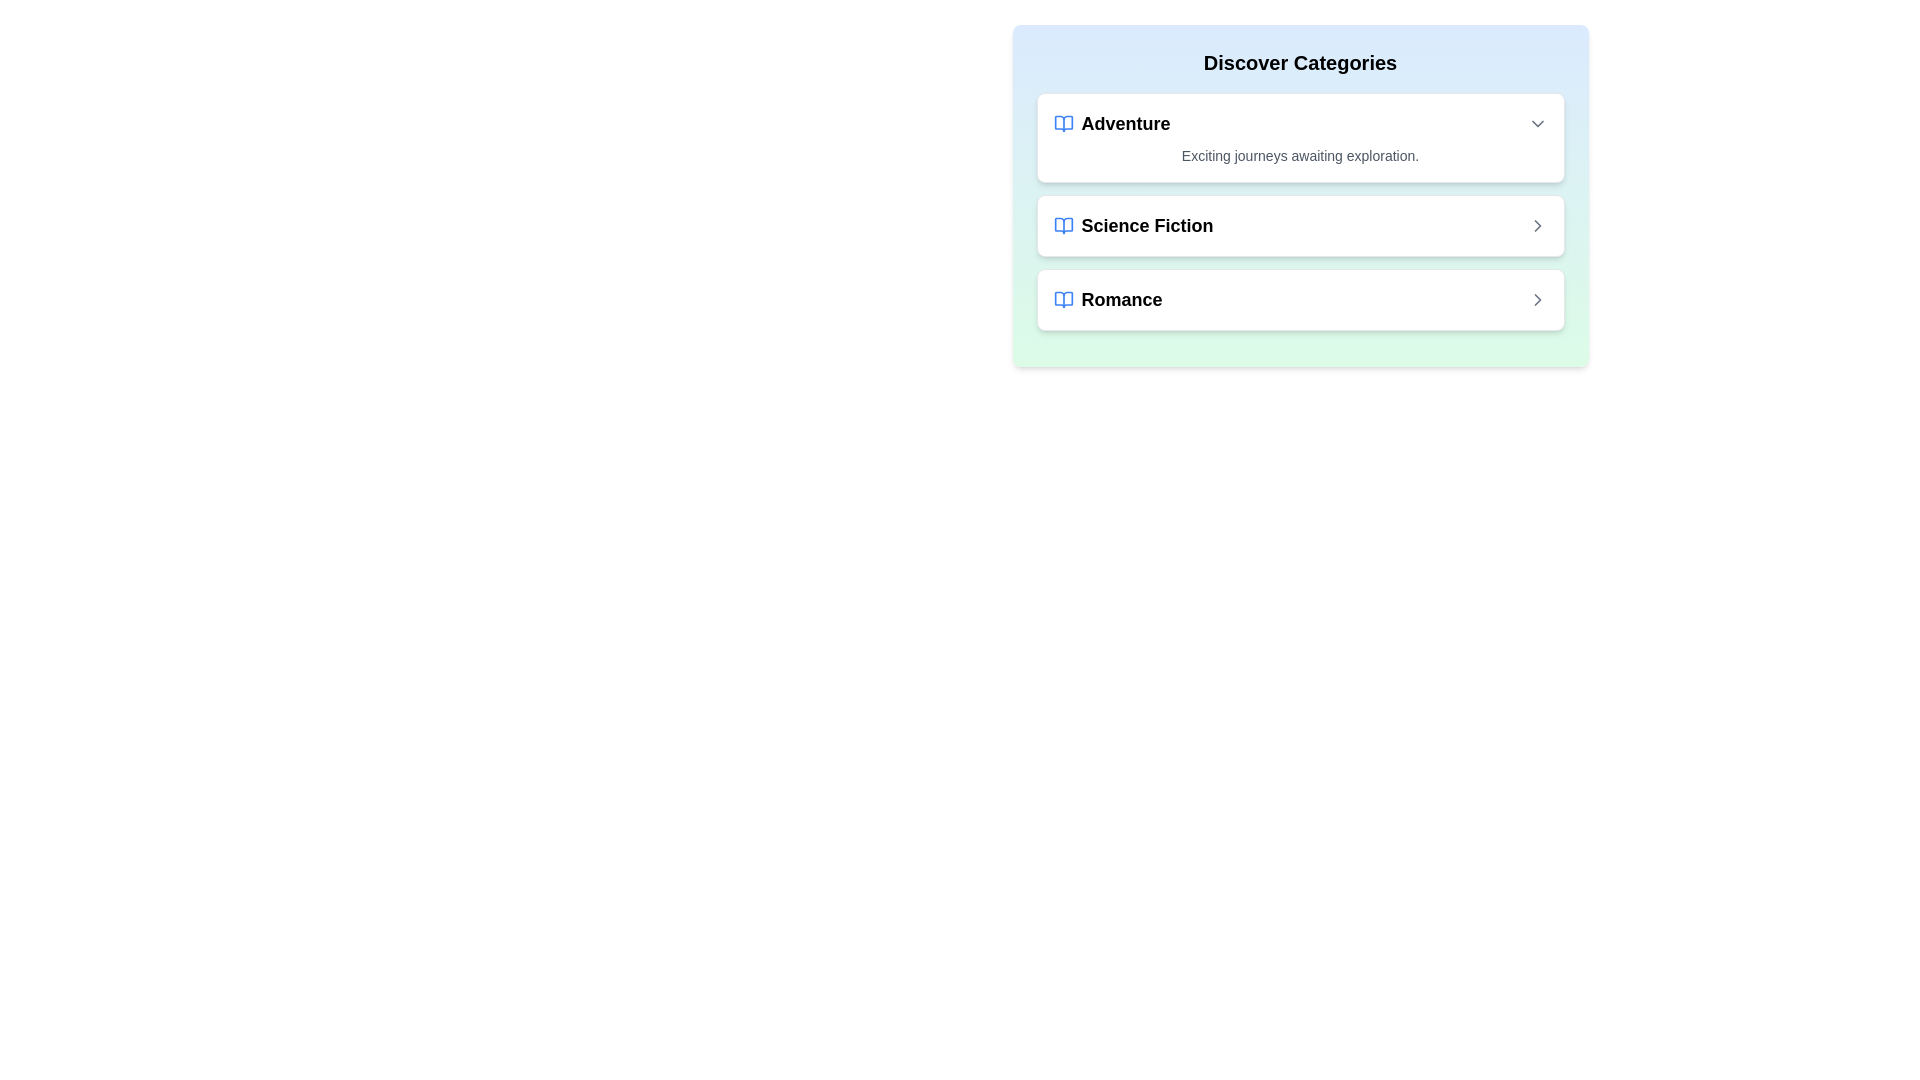 The height and width of the screenshot is (1080, 1920). Describe the element at coordinates (1300, 300) in the screenshot. I see `the category Romance to see the hover effect` at that location.